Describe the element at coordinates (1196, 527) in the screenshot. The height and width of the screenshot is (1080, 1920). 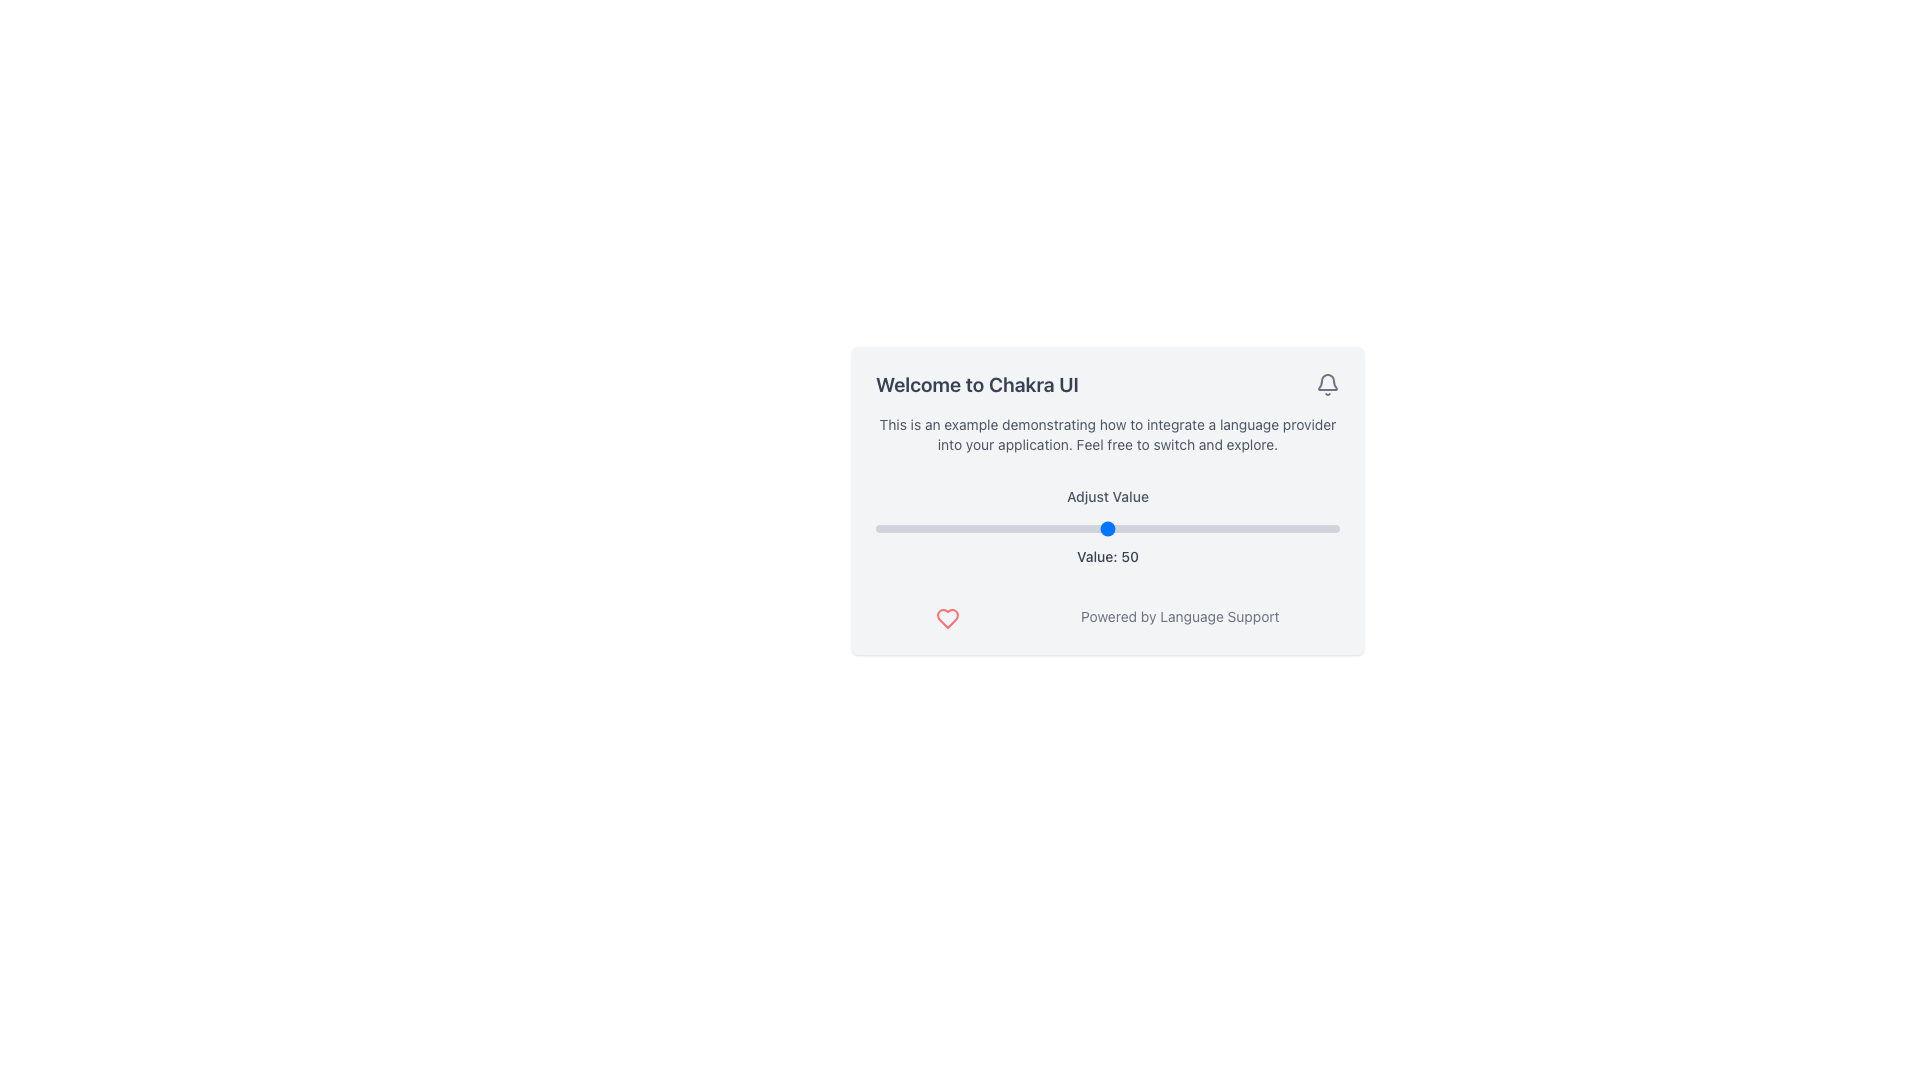
I see `the slider value` at that location.